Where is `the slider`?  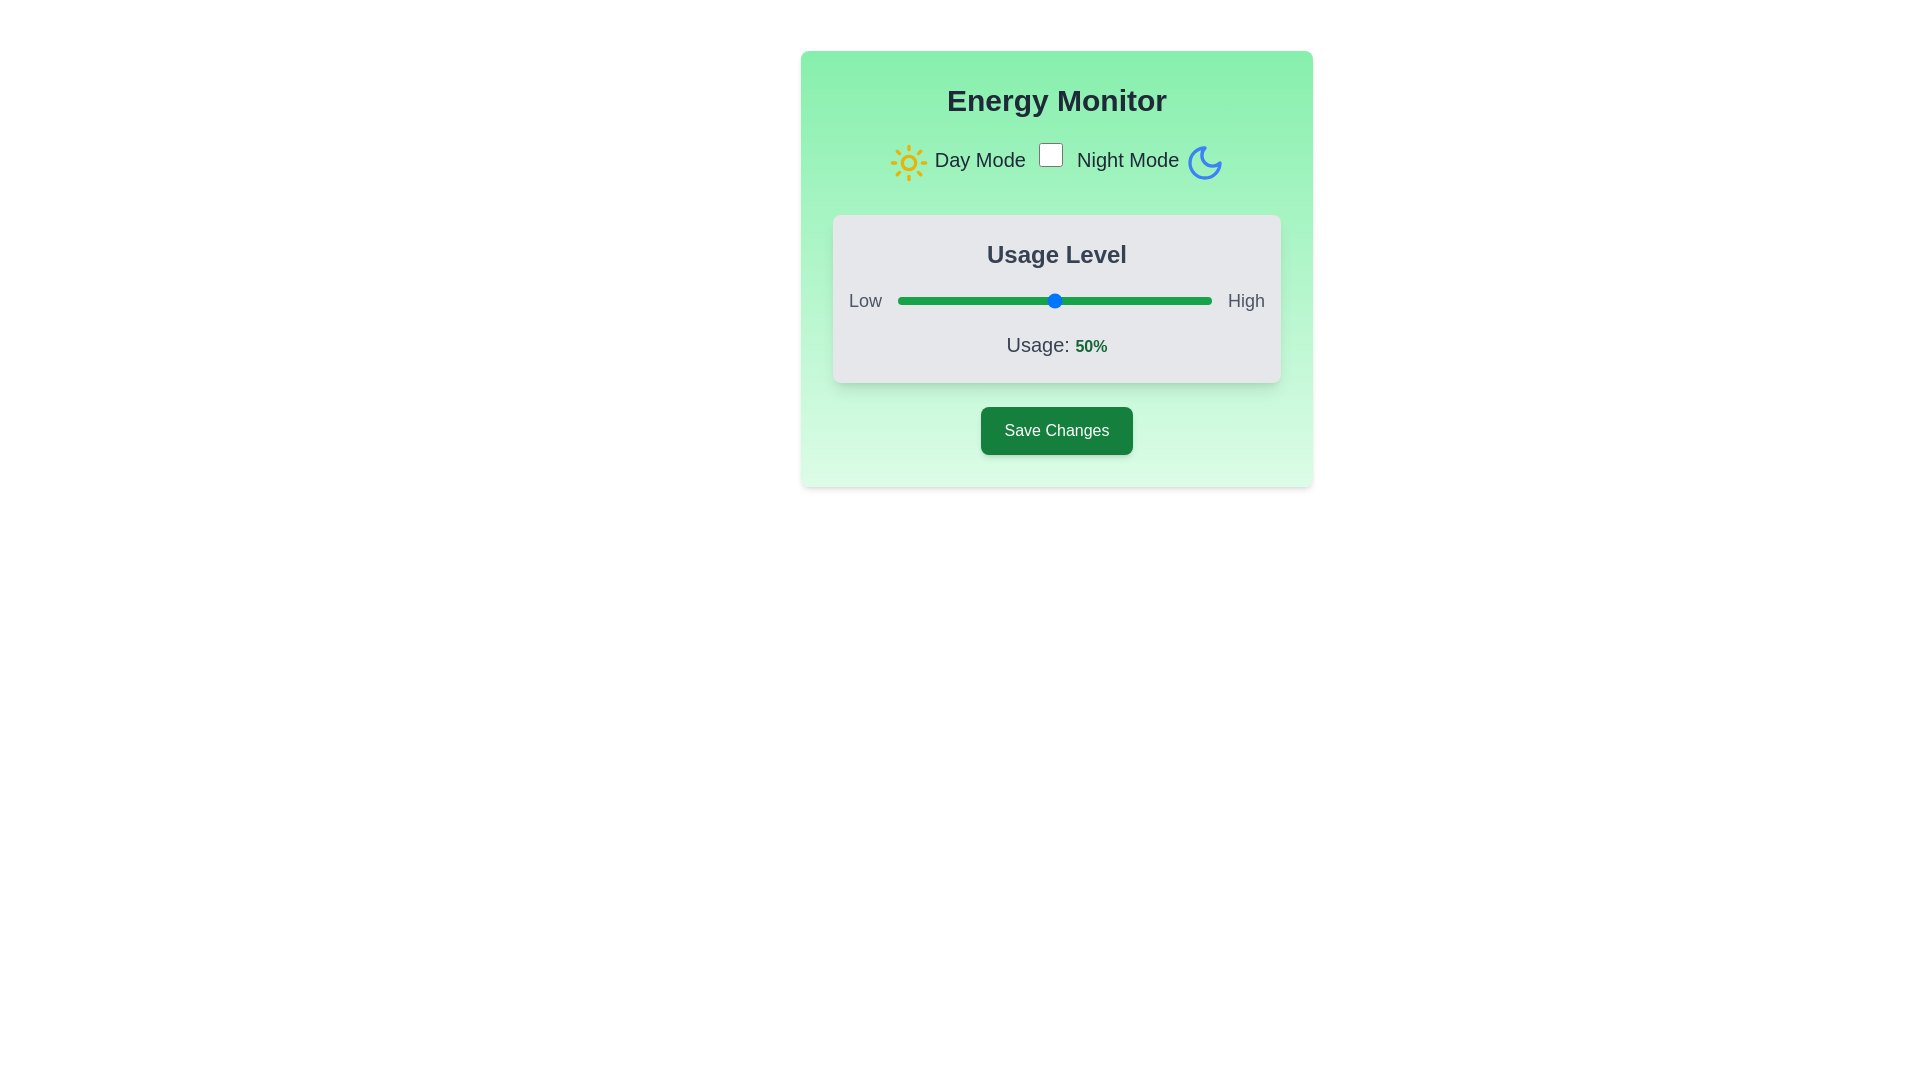
the slider is located at coordinates (1004, 300).